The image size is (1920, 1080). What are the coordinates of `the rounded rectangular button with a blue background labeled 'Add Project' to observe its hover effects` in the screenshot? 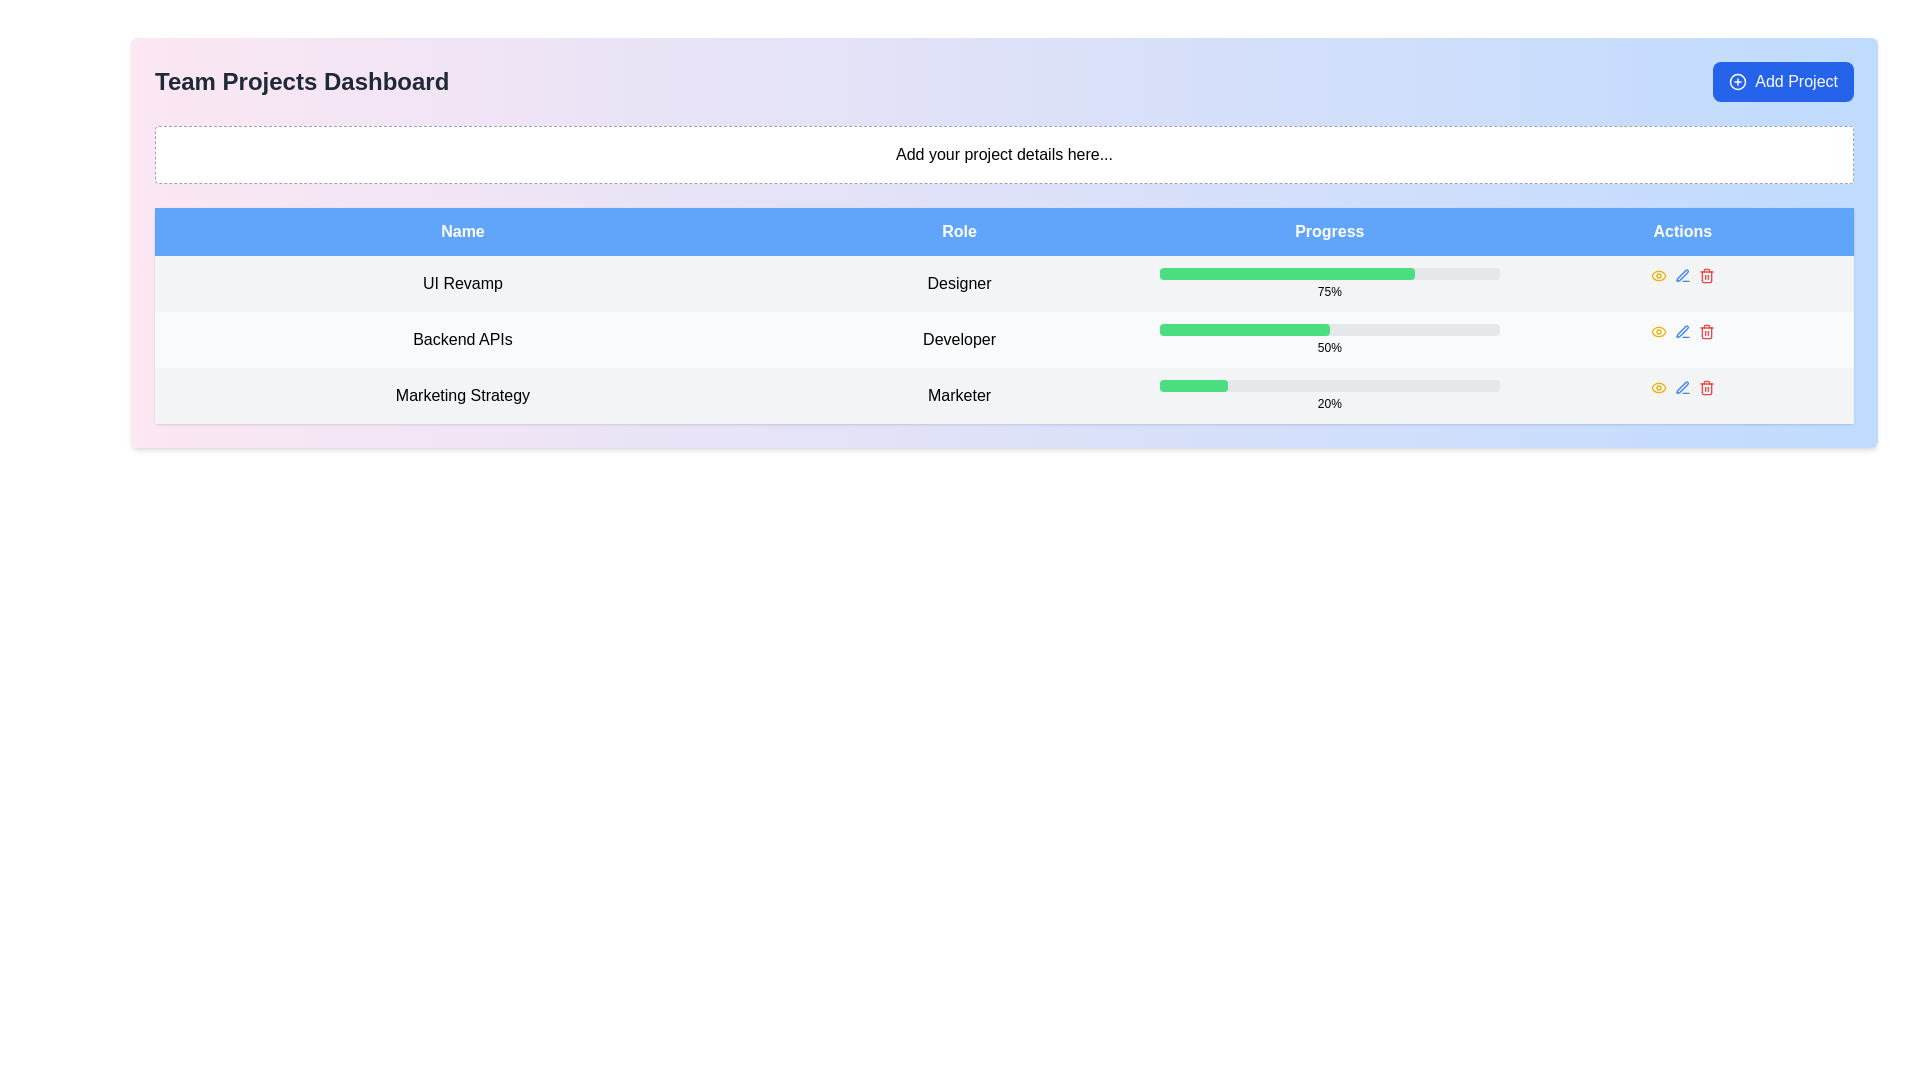 It's located at (1783, 80).